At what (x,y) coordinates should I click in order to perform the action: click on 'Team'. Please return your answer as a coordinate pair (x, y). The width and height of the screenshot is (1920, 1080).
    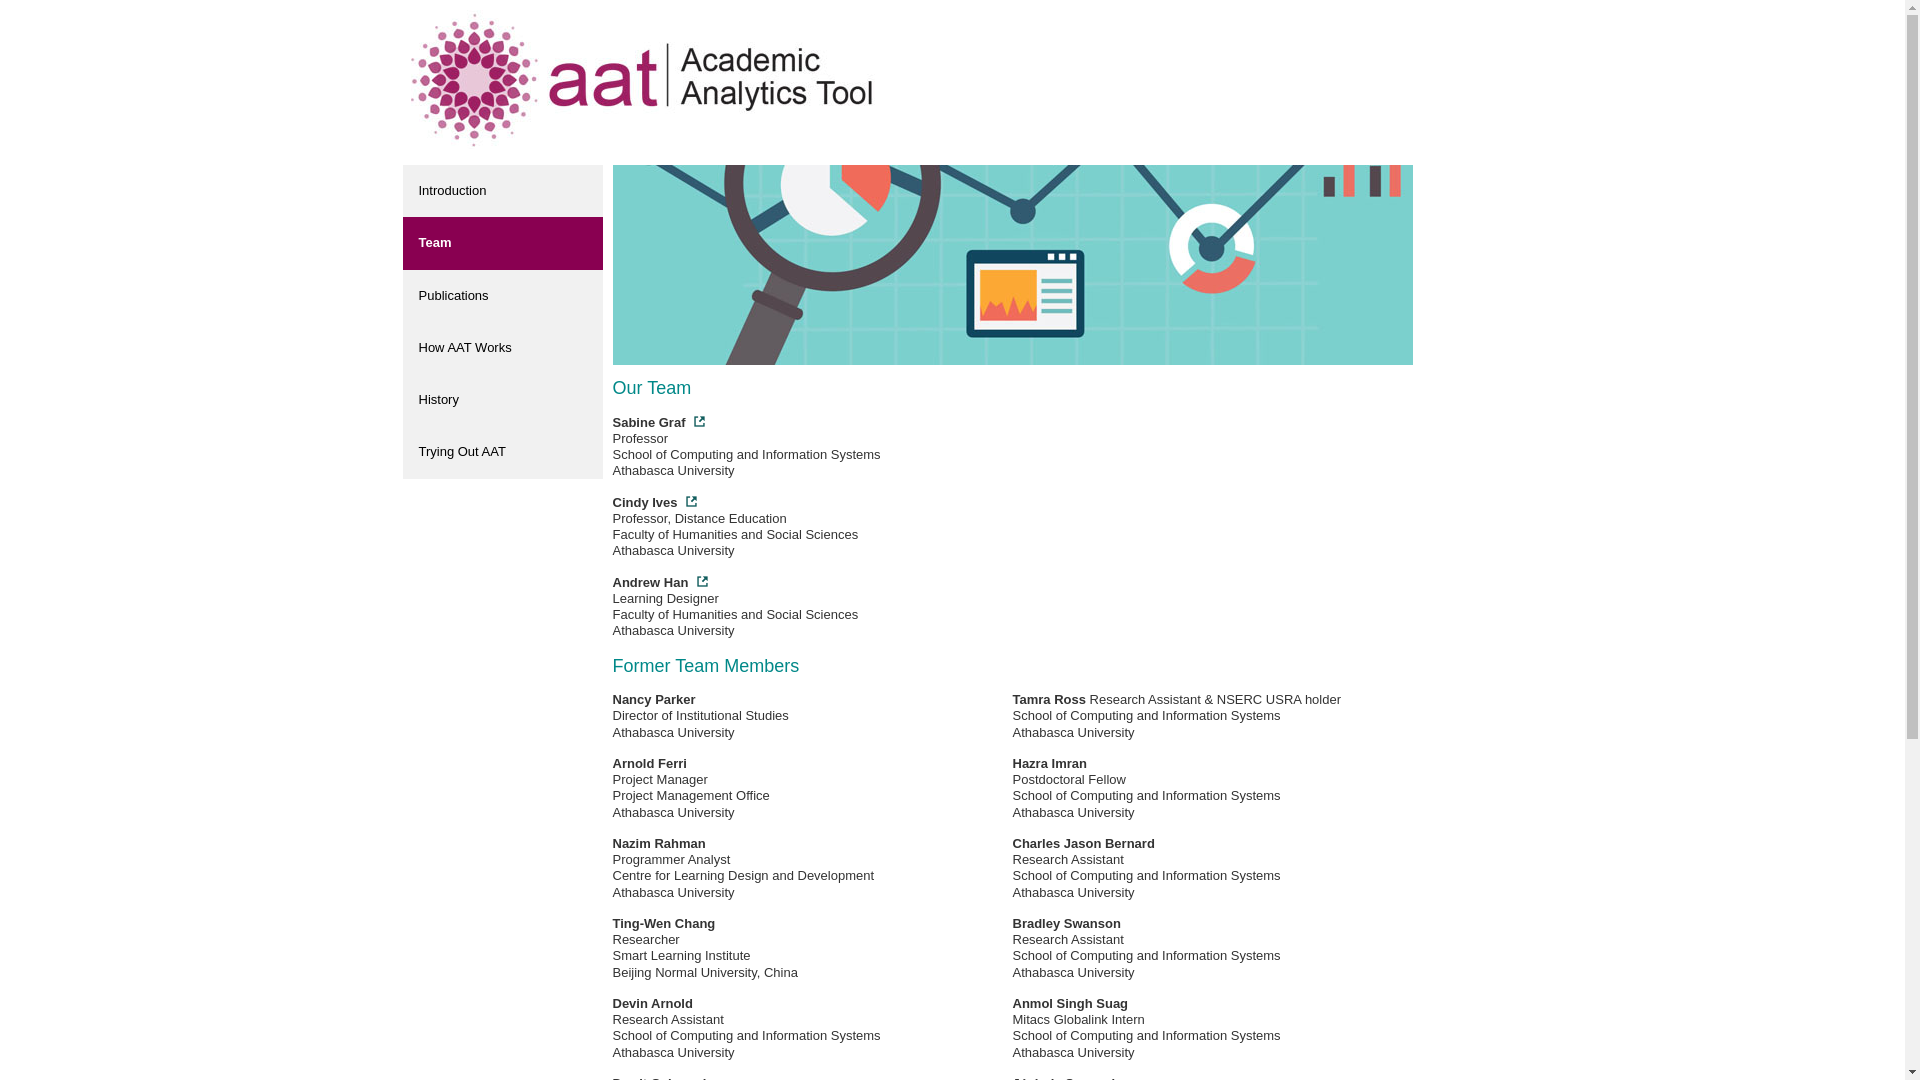
    Looking at the image, I should click on (502, 242).